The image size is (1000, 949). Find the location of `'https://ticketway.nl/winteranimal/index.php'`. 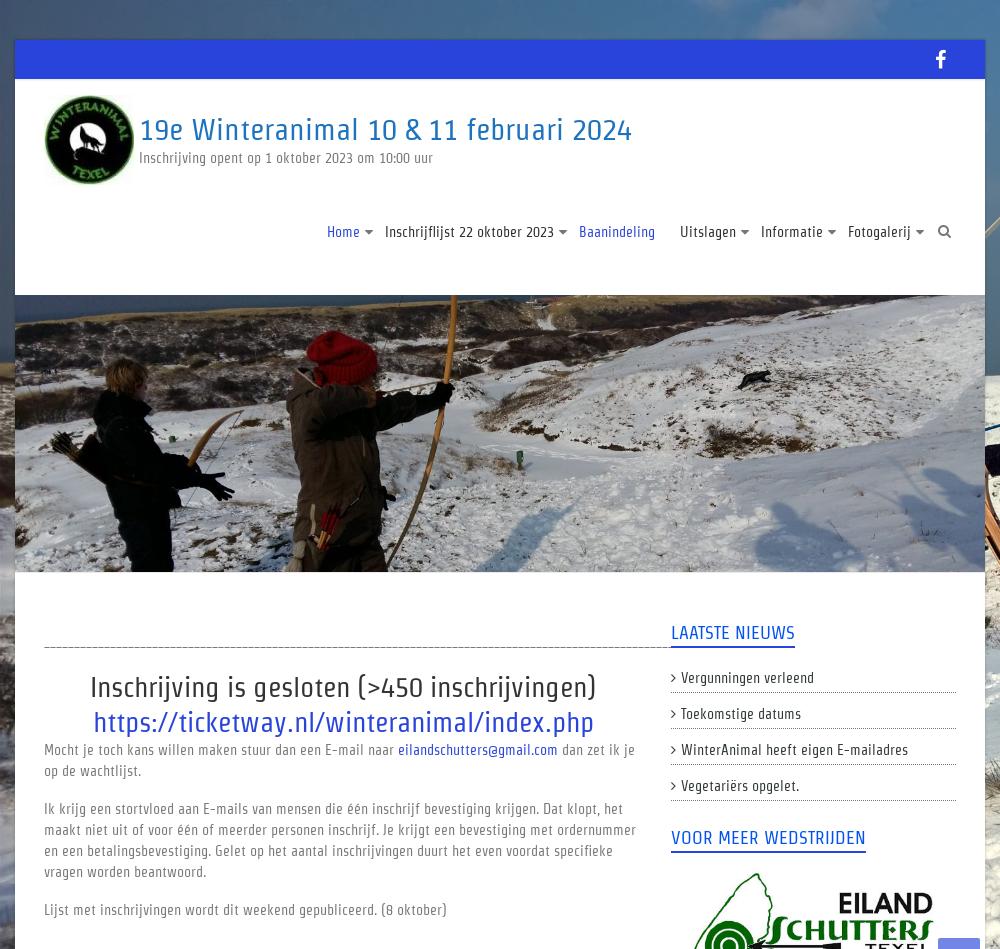

'https://ticketway.nl/winteranimal/index.php' is located at coordinates (341, 721).